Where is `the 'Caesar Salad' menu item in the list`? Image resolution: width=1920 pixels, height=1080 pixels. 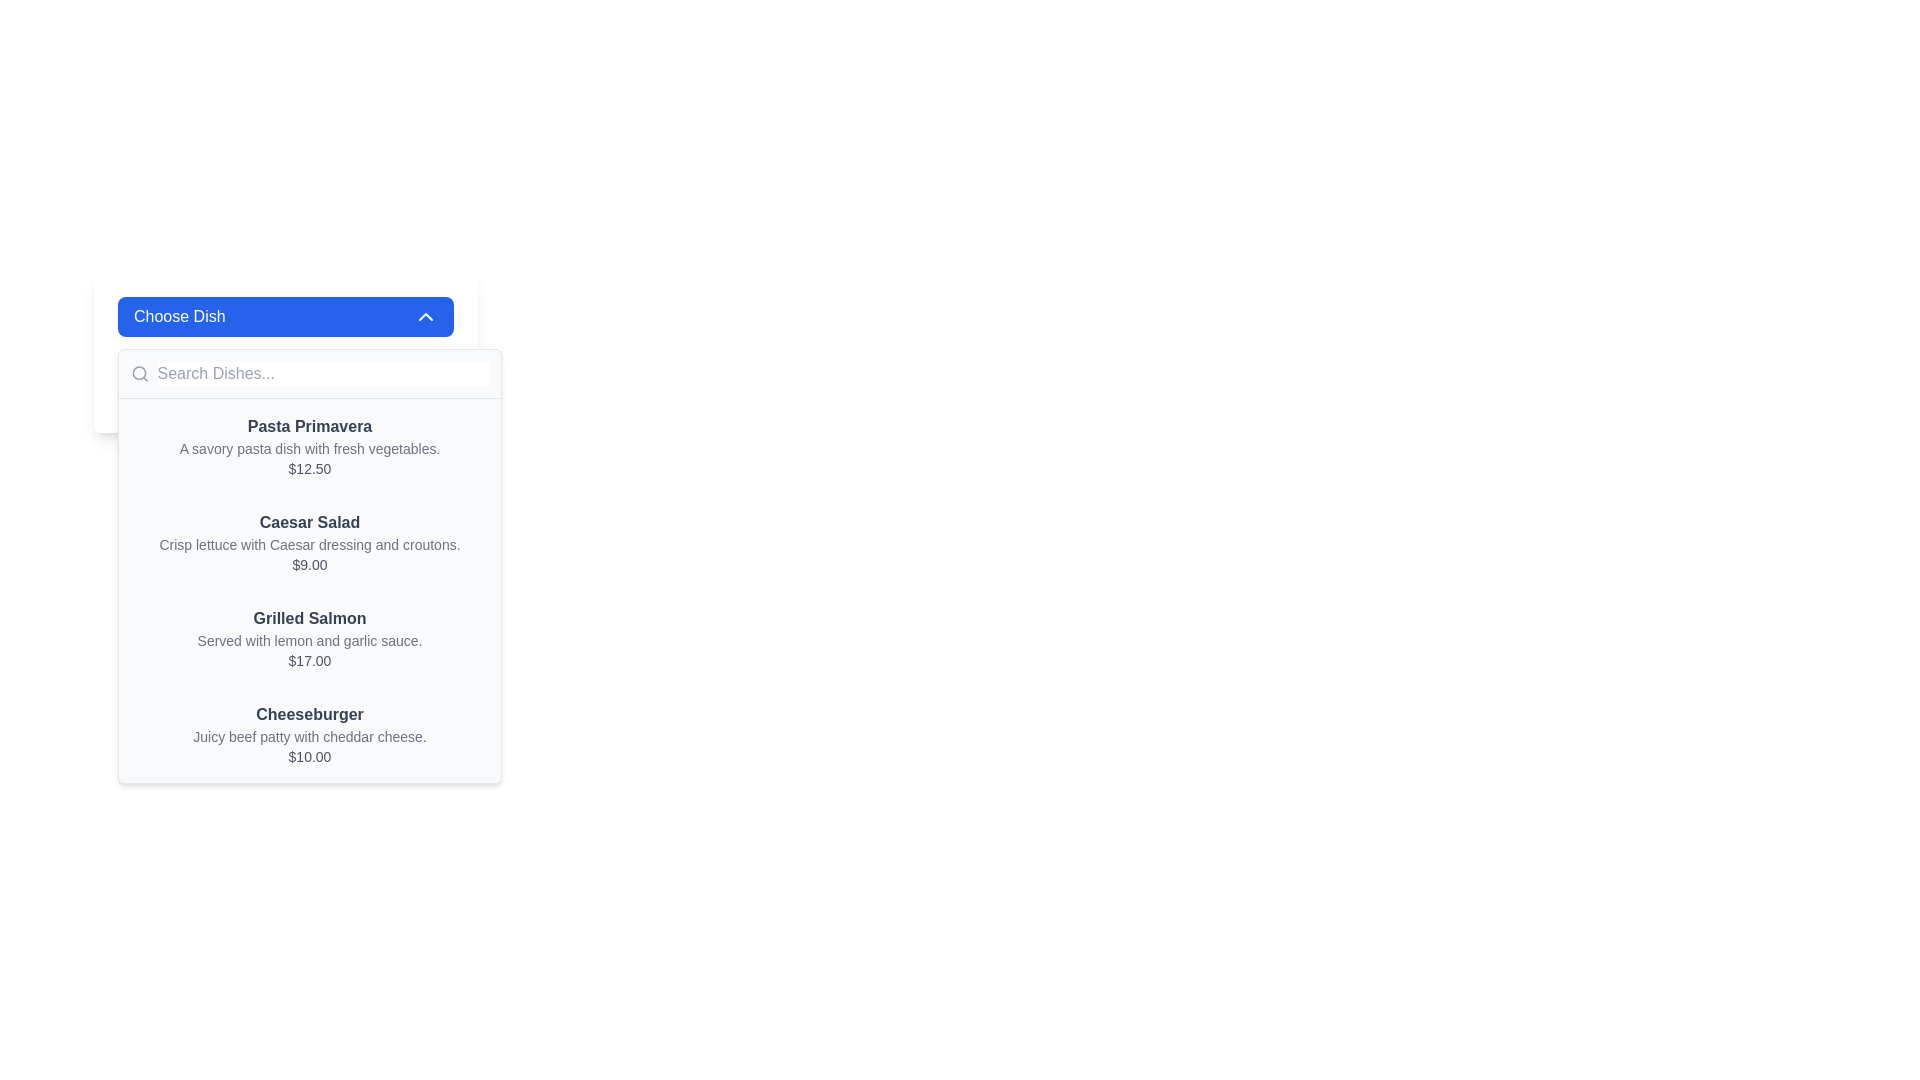 the 'Caesar Salad' menu item in the list is located at coordinates (309, 543).